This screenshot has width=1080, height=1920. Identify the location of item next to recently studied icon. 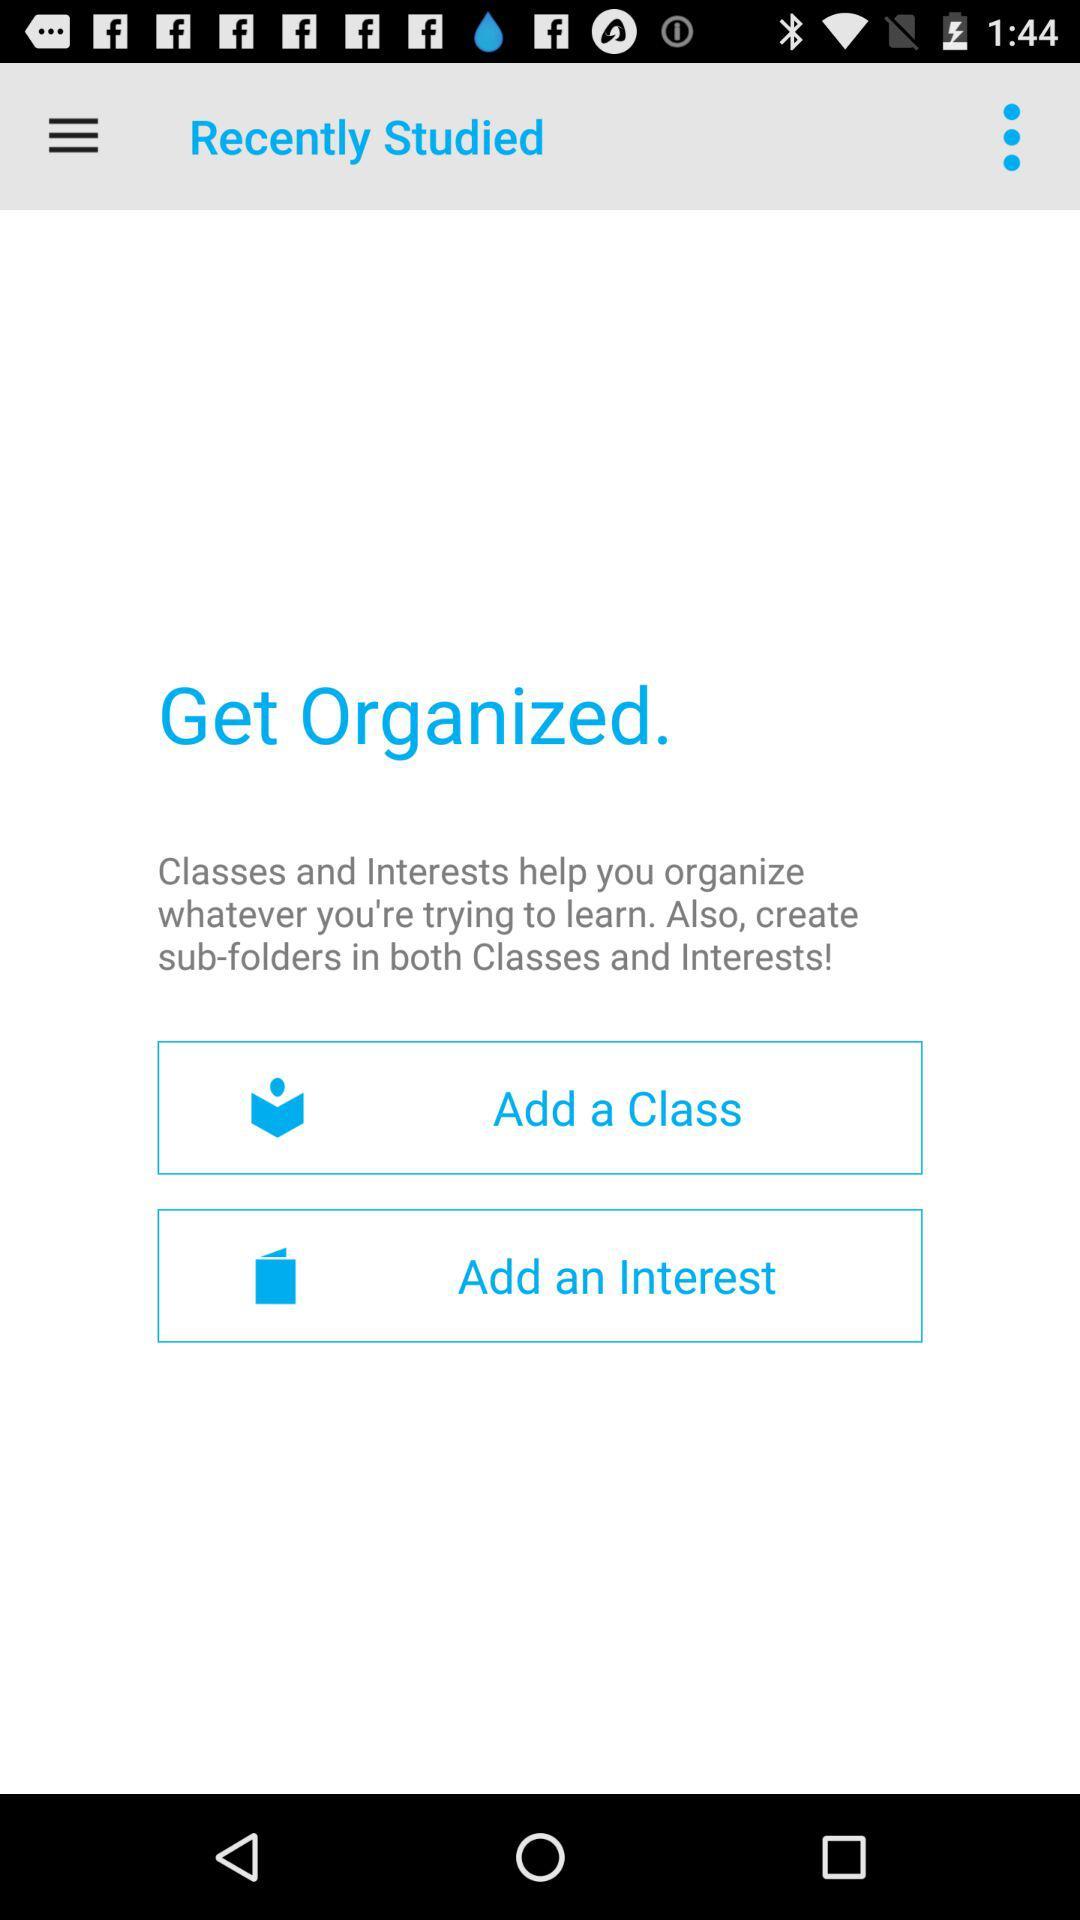
(1017, 135).